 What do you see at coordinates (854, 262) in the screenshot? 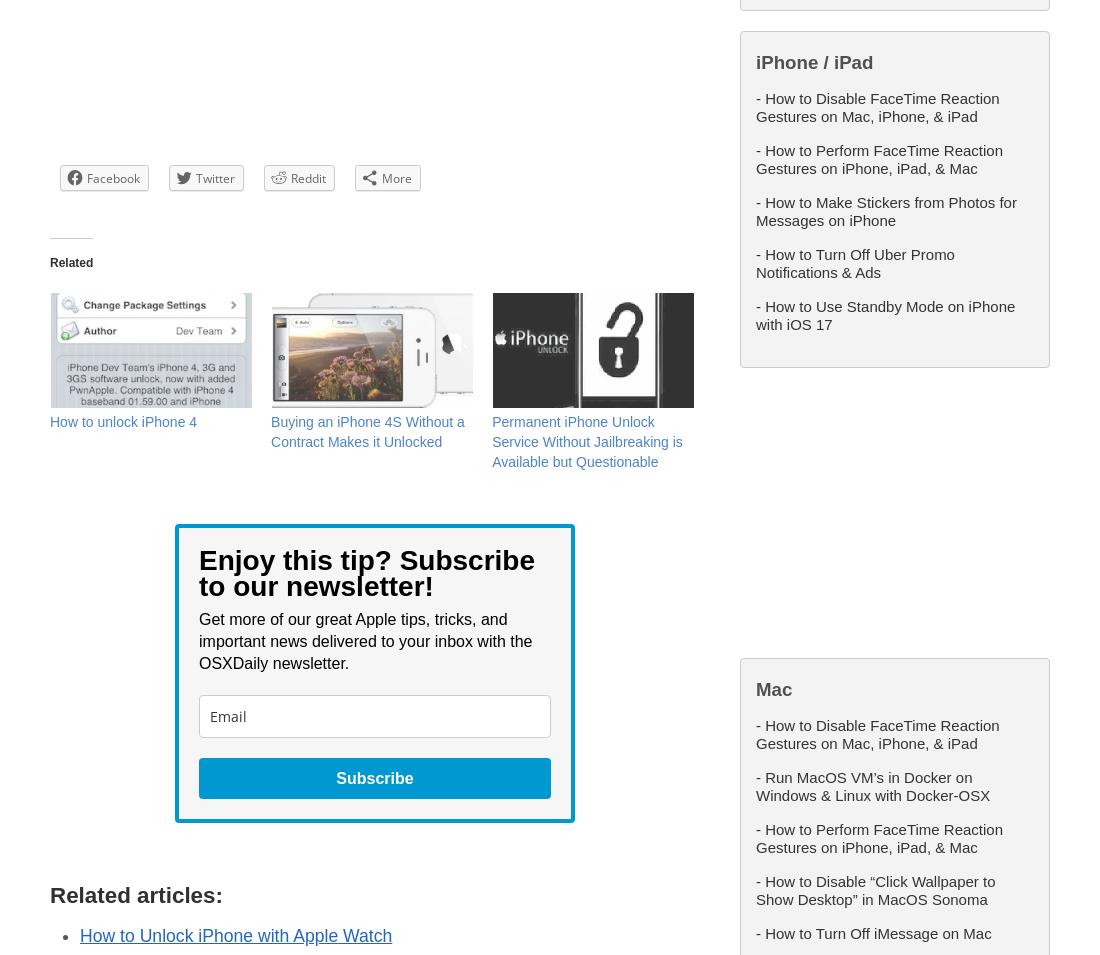
I see `'How to Turn Off Uber Promo Notifications & Ads'` at bounding box center [854, 262].